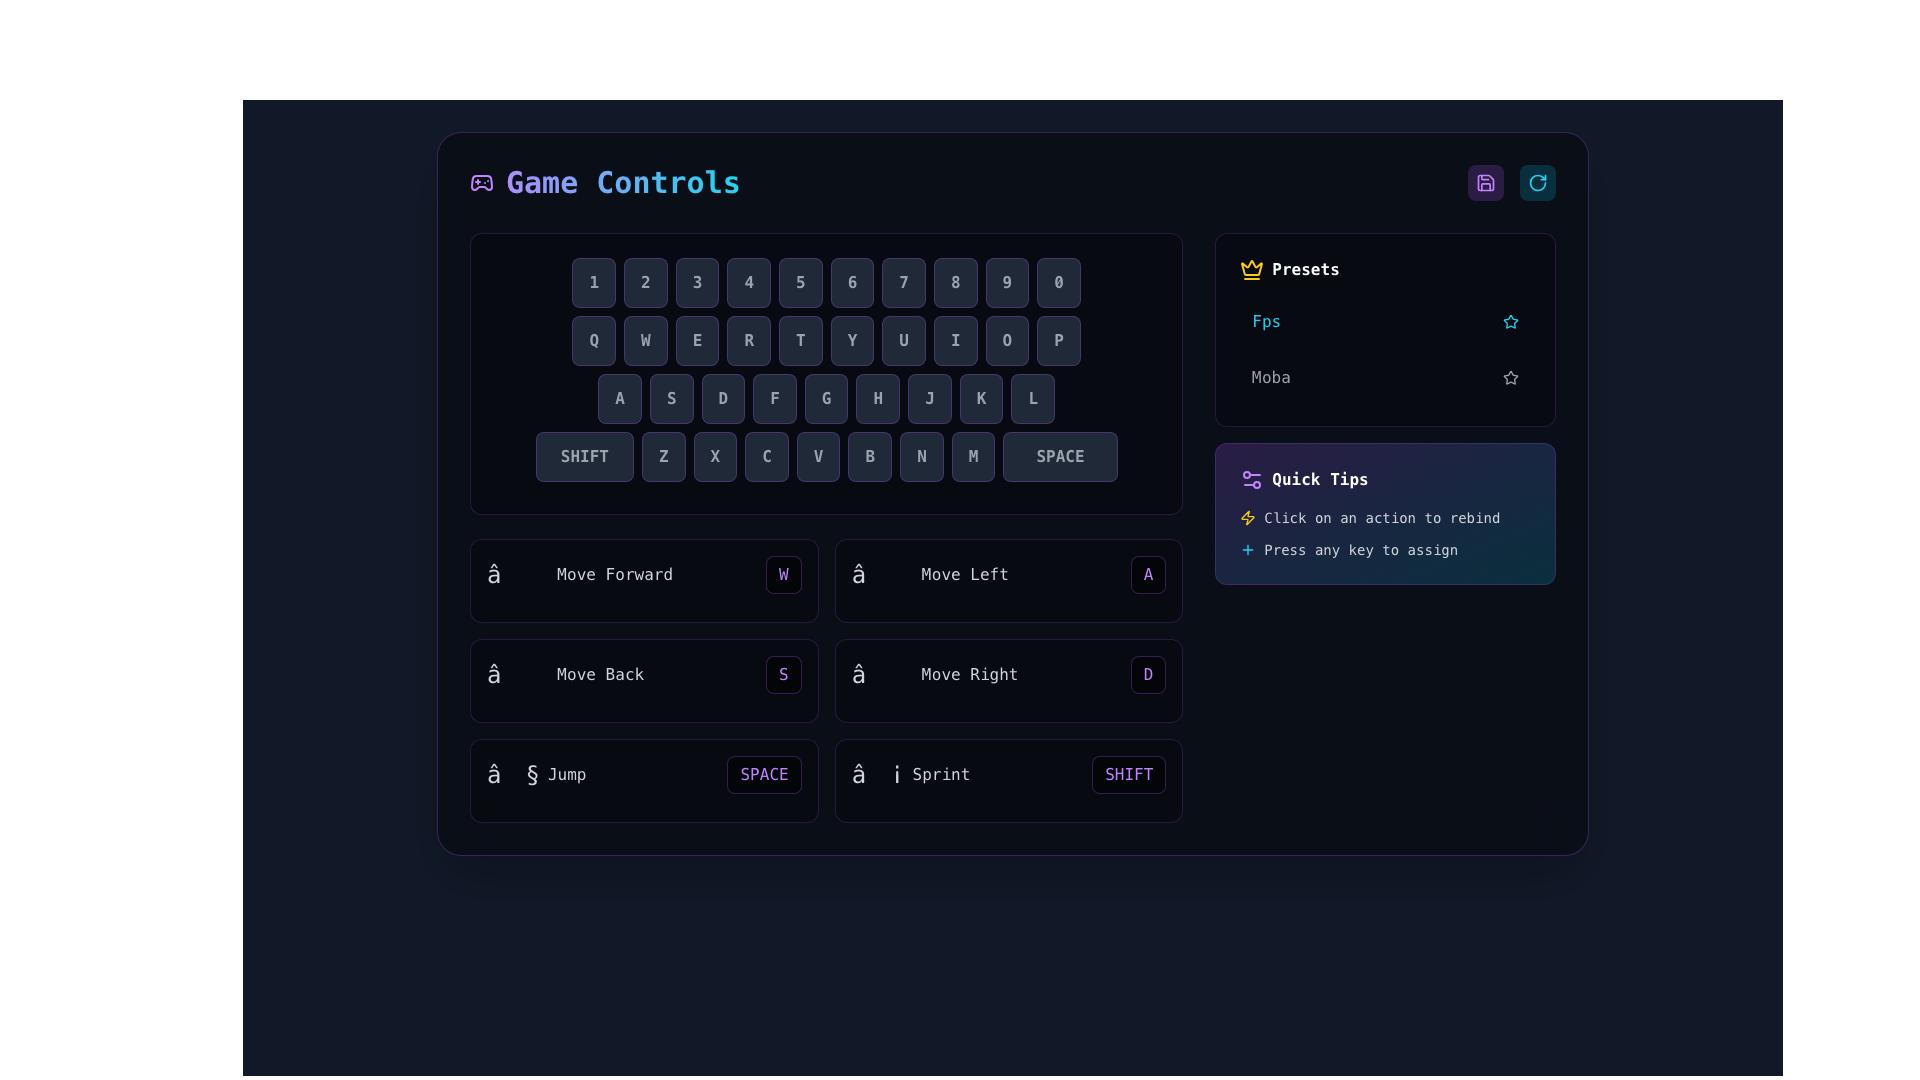 This screenshot has height=1080, width=1920. I want to click on 'Move Forward' text label located in the top-left corner of the second row of the control panel to understand its purpose, so click(579, 574).